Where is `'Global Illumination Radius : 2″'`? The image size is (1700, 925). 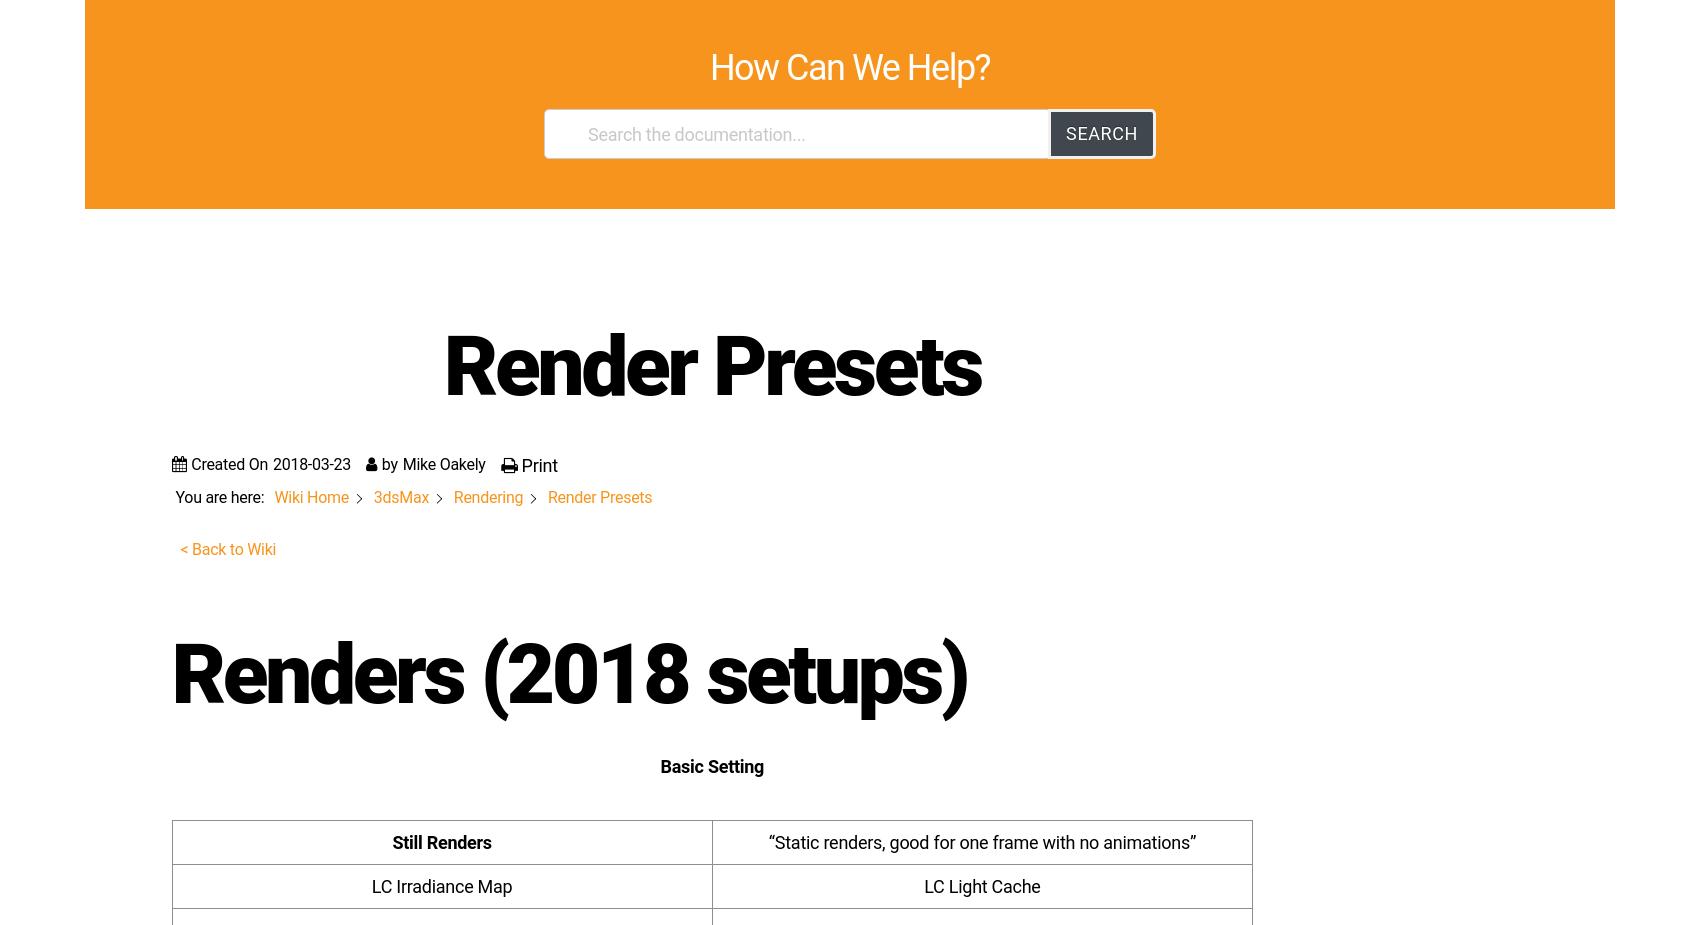 'Global Illumination Radius : 2″' is located at coordinates (305, 331).